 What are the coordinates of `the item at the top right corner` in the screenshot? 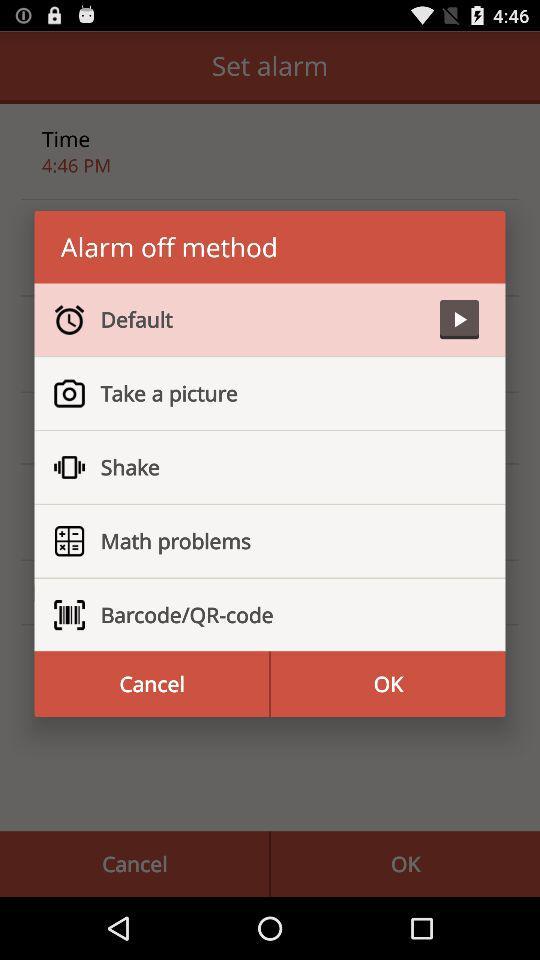 It's located at (459, 319).